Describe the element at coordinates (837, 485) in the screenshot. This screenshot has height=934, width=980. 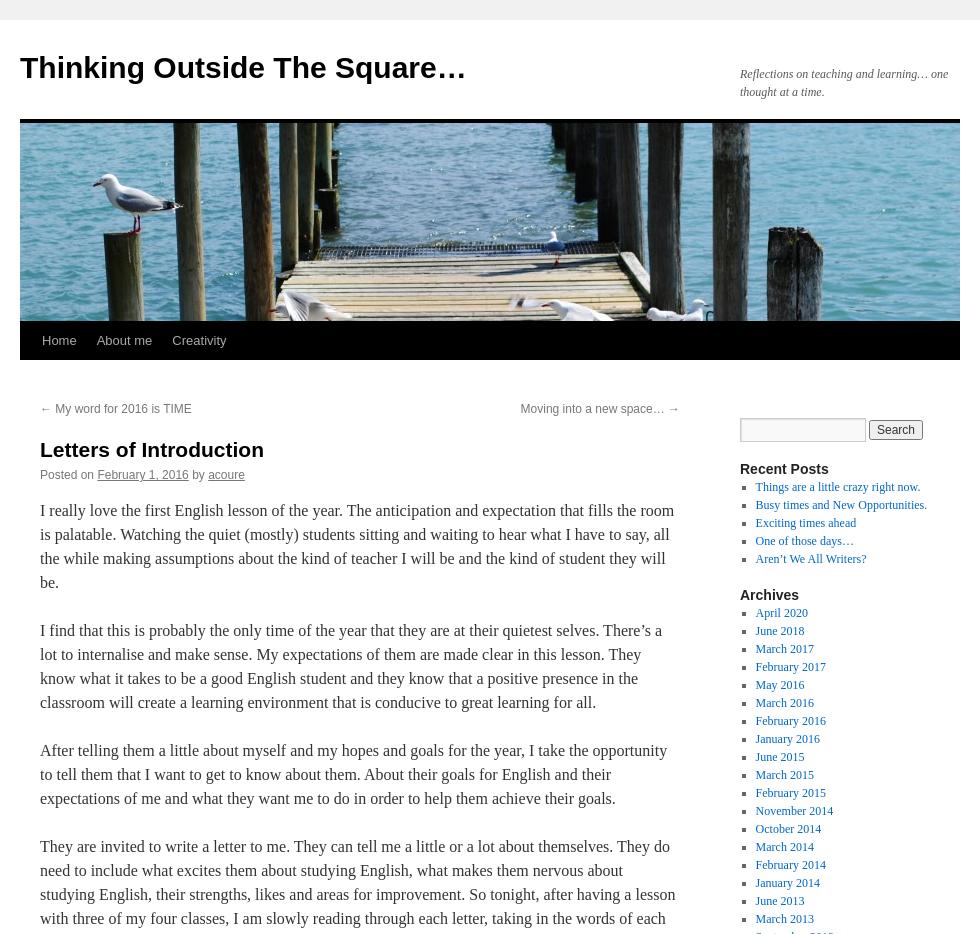
I see `'Things are a little crazy right now.'` at that location.